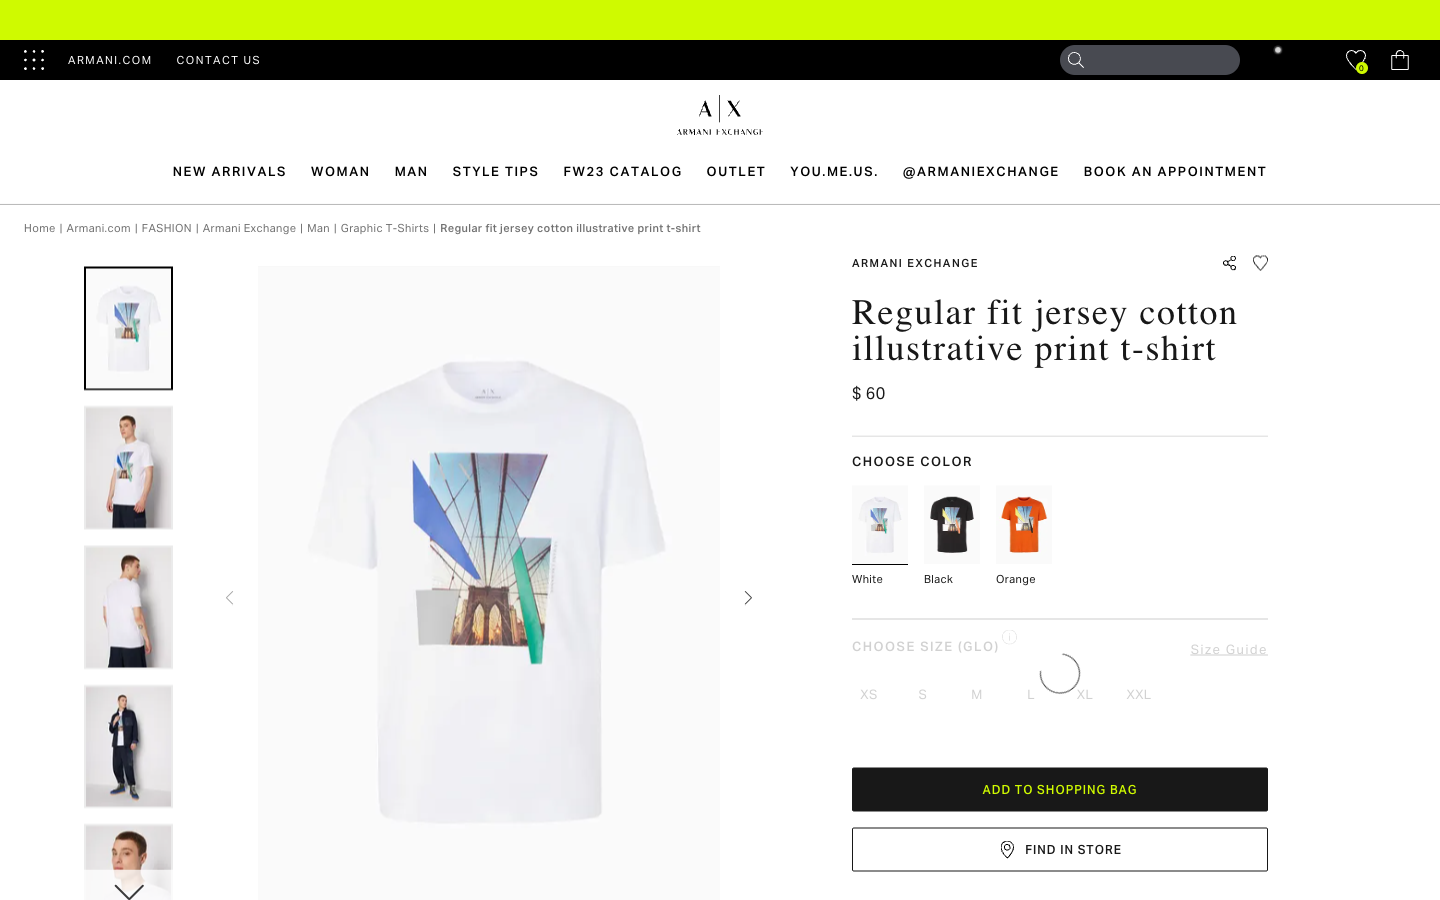  Describe the element at coordinates (491040, 154350) in the screenshot. I see `Reach the second choice in the dropdown menu of women category` at that location.